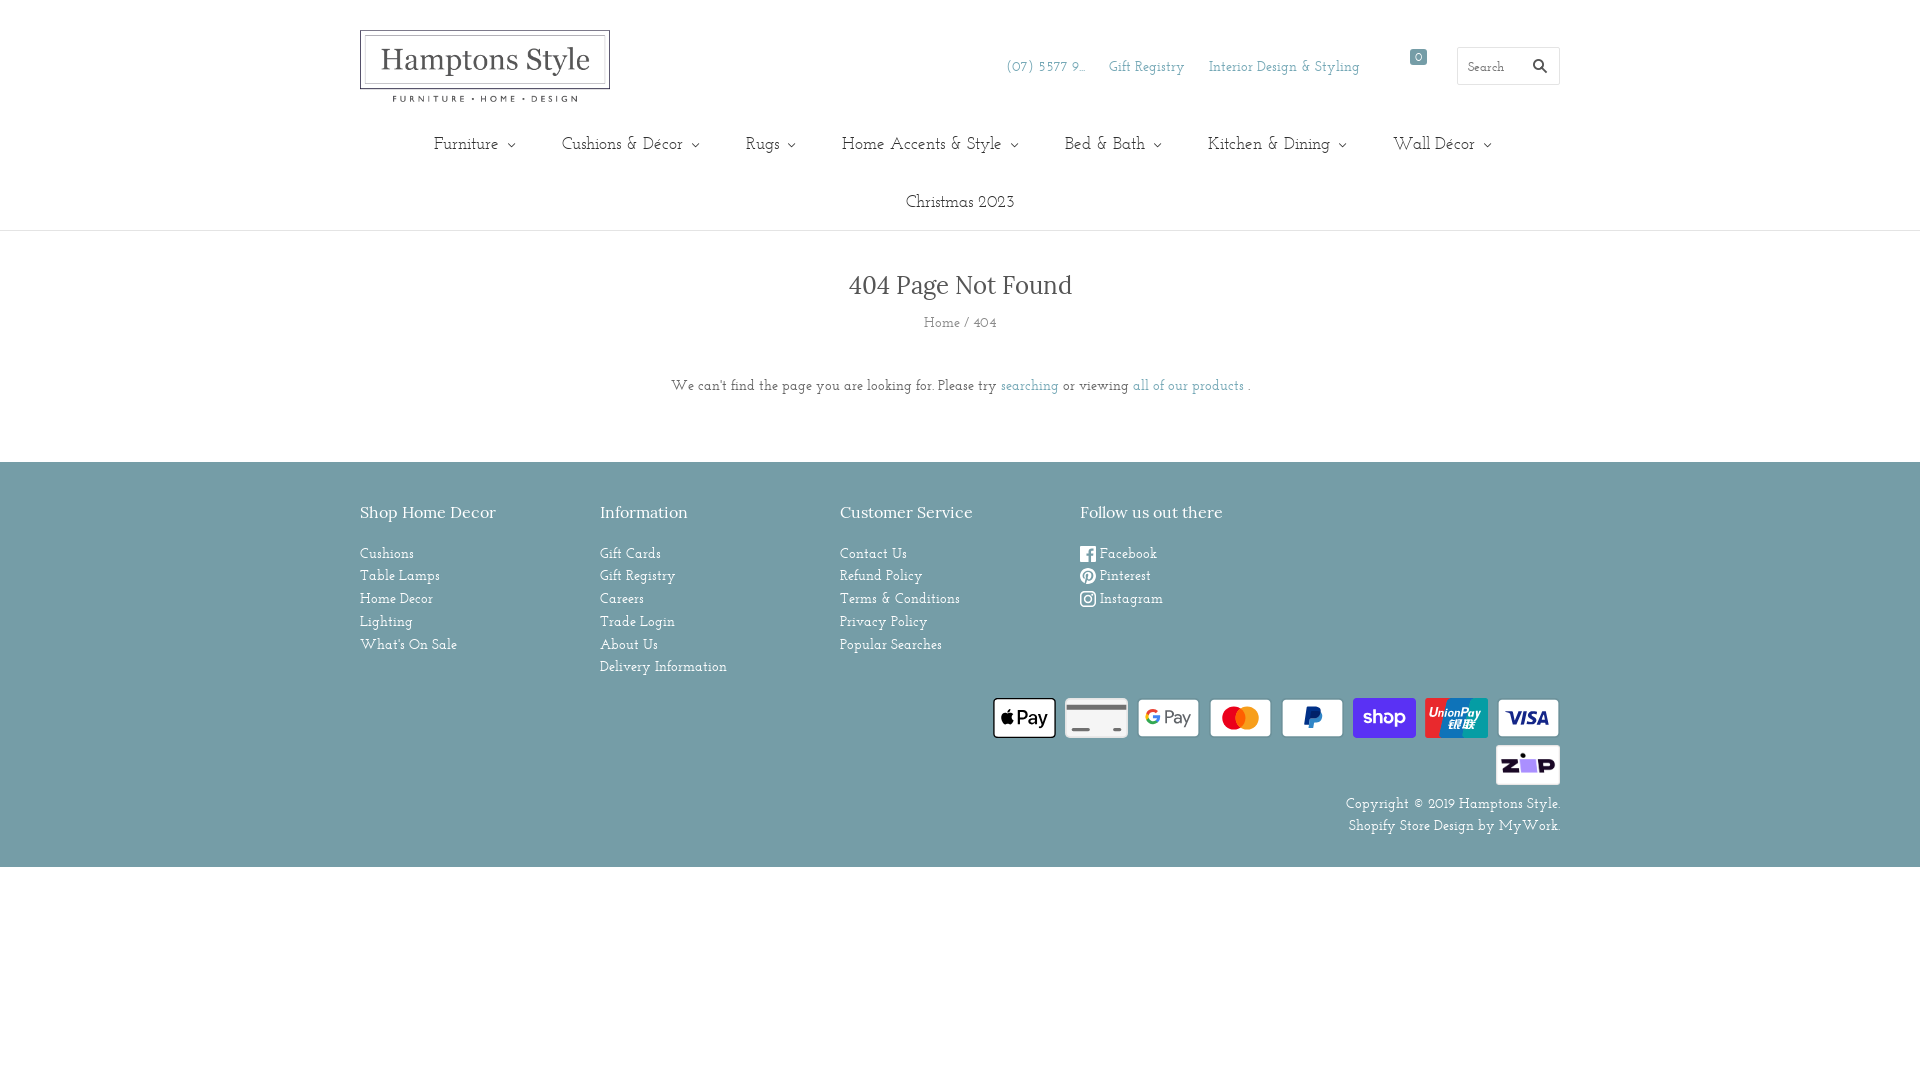 The height and width of the screenshot is (1080, 1920). Describe the element at coordinates (879, 201) in the screenshot. I see `'Christmas 2023'` at that location.